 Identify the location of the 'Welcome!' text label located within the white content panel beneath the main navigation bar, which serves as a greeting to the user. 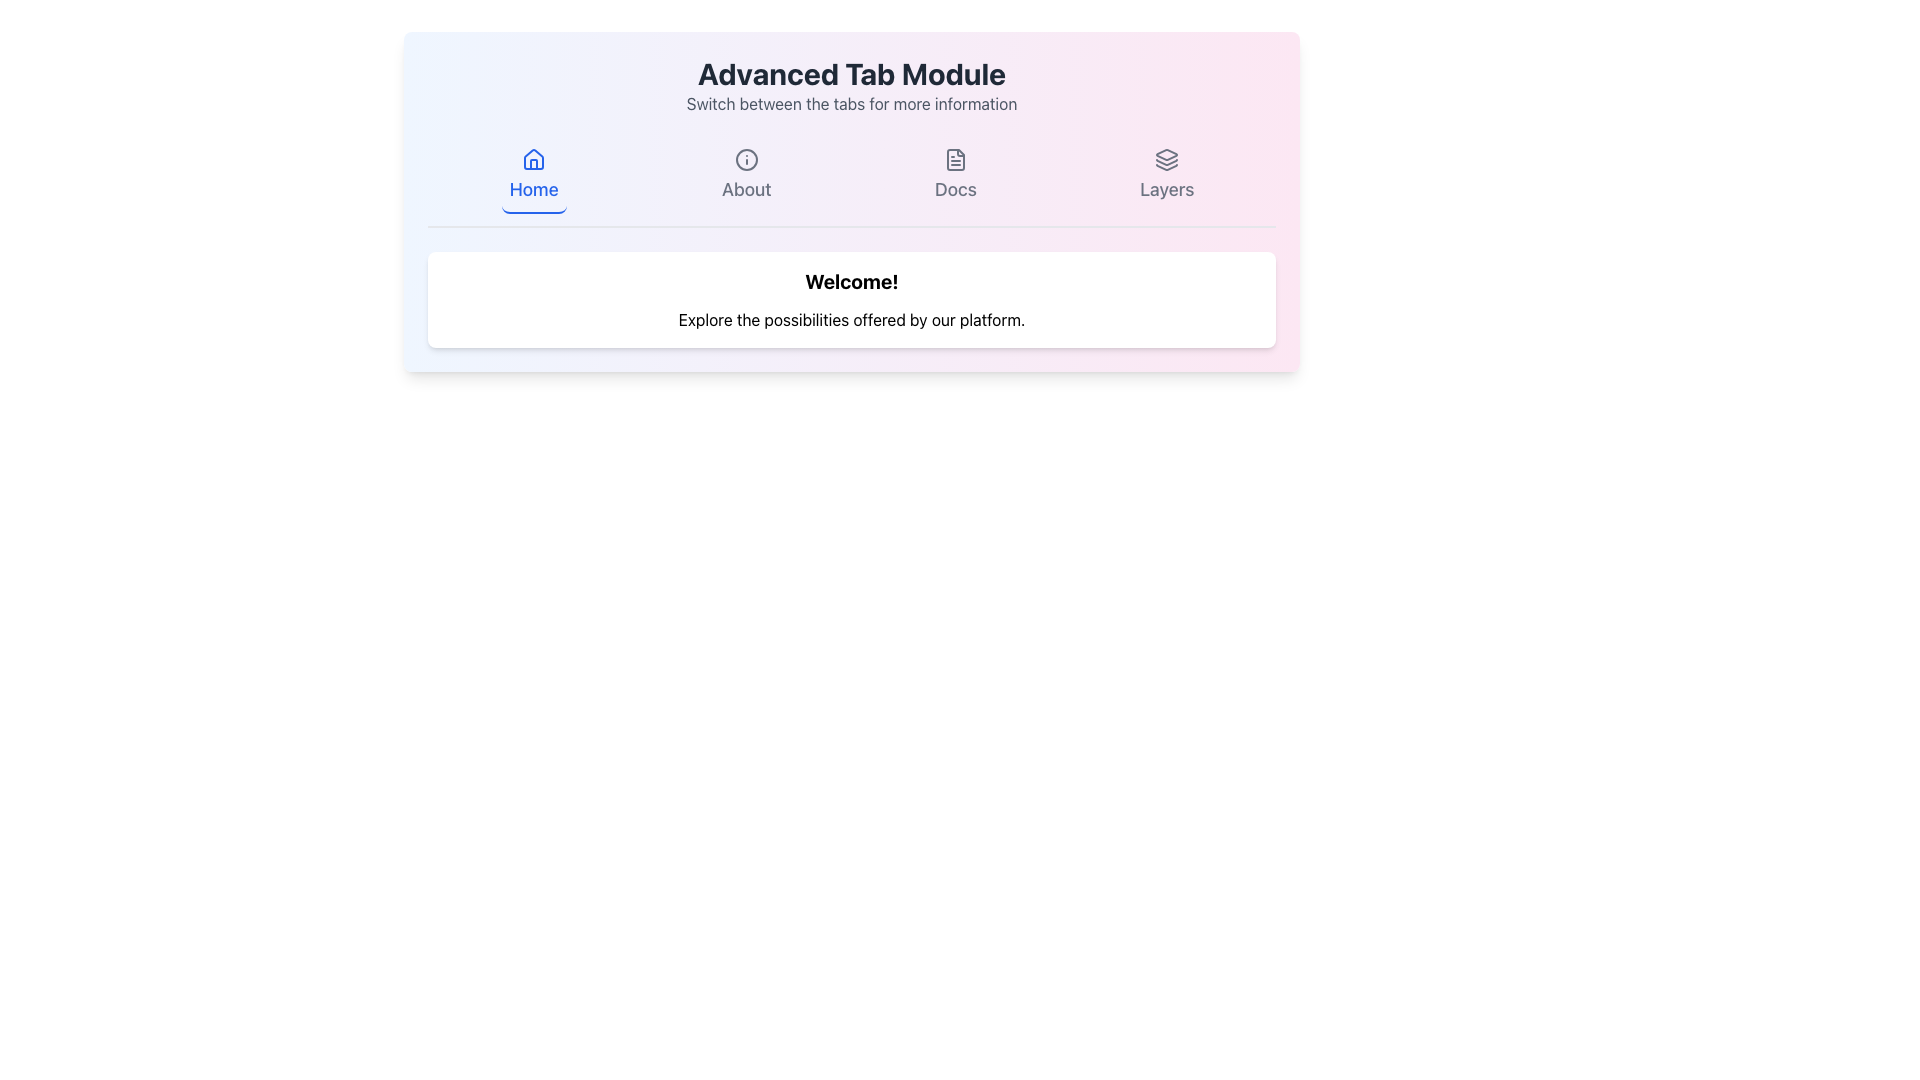
(851, 281).